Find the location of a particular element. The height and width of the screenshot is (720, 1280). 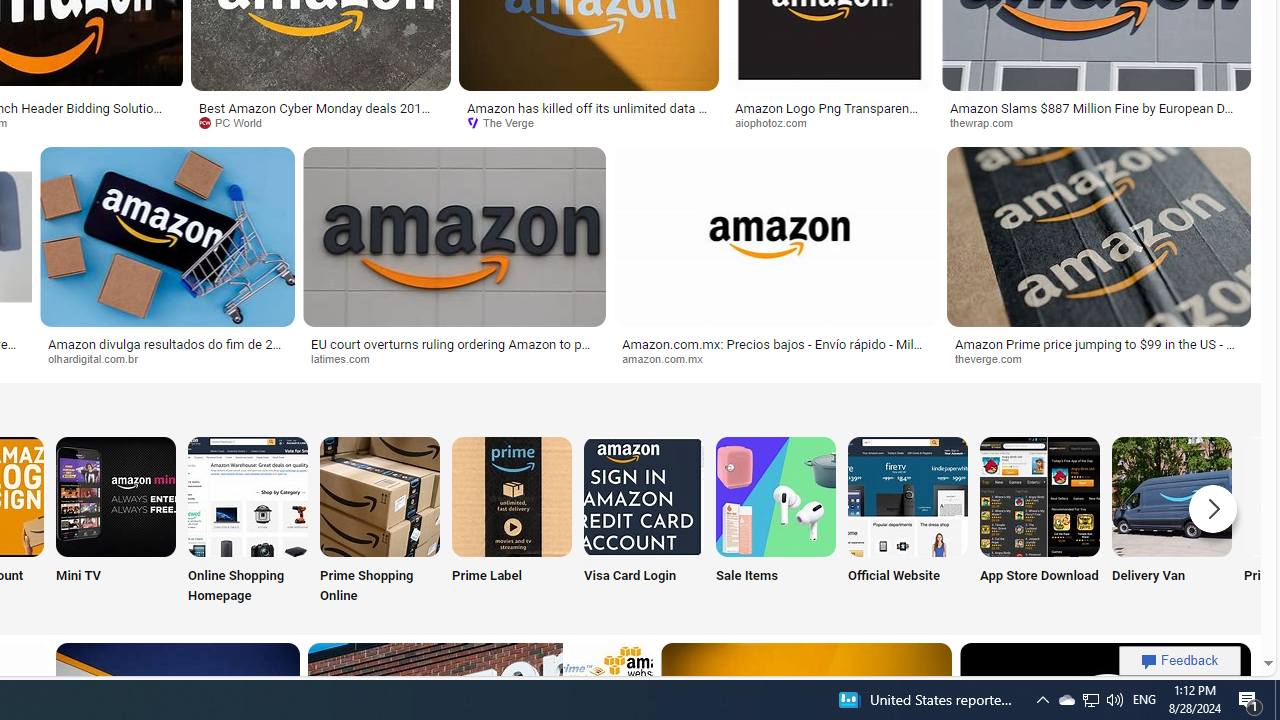

'Amazon Sale Items' is located at coordinates (774, 495).